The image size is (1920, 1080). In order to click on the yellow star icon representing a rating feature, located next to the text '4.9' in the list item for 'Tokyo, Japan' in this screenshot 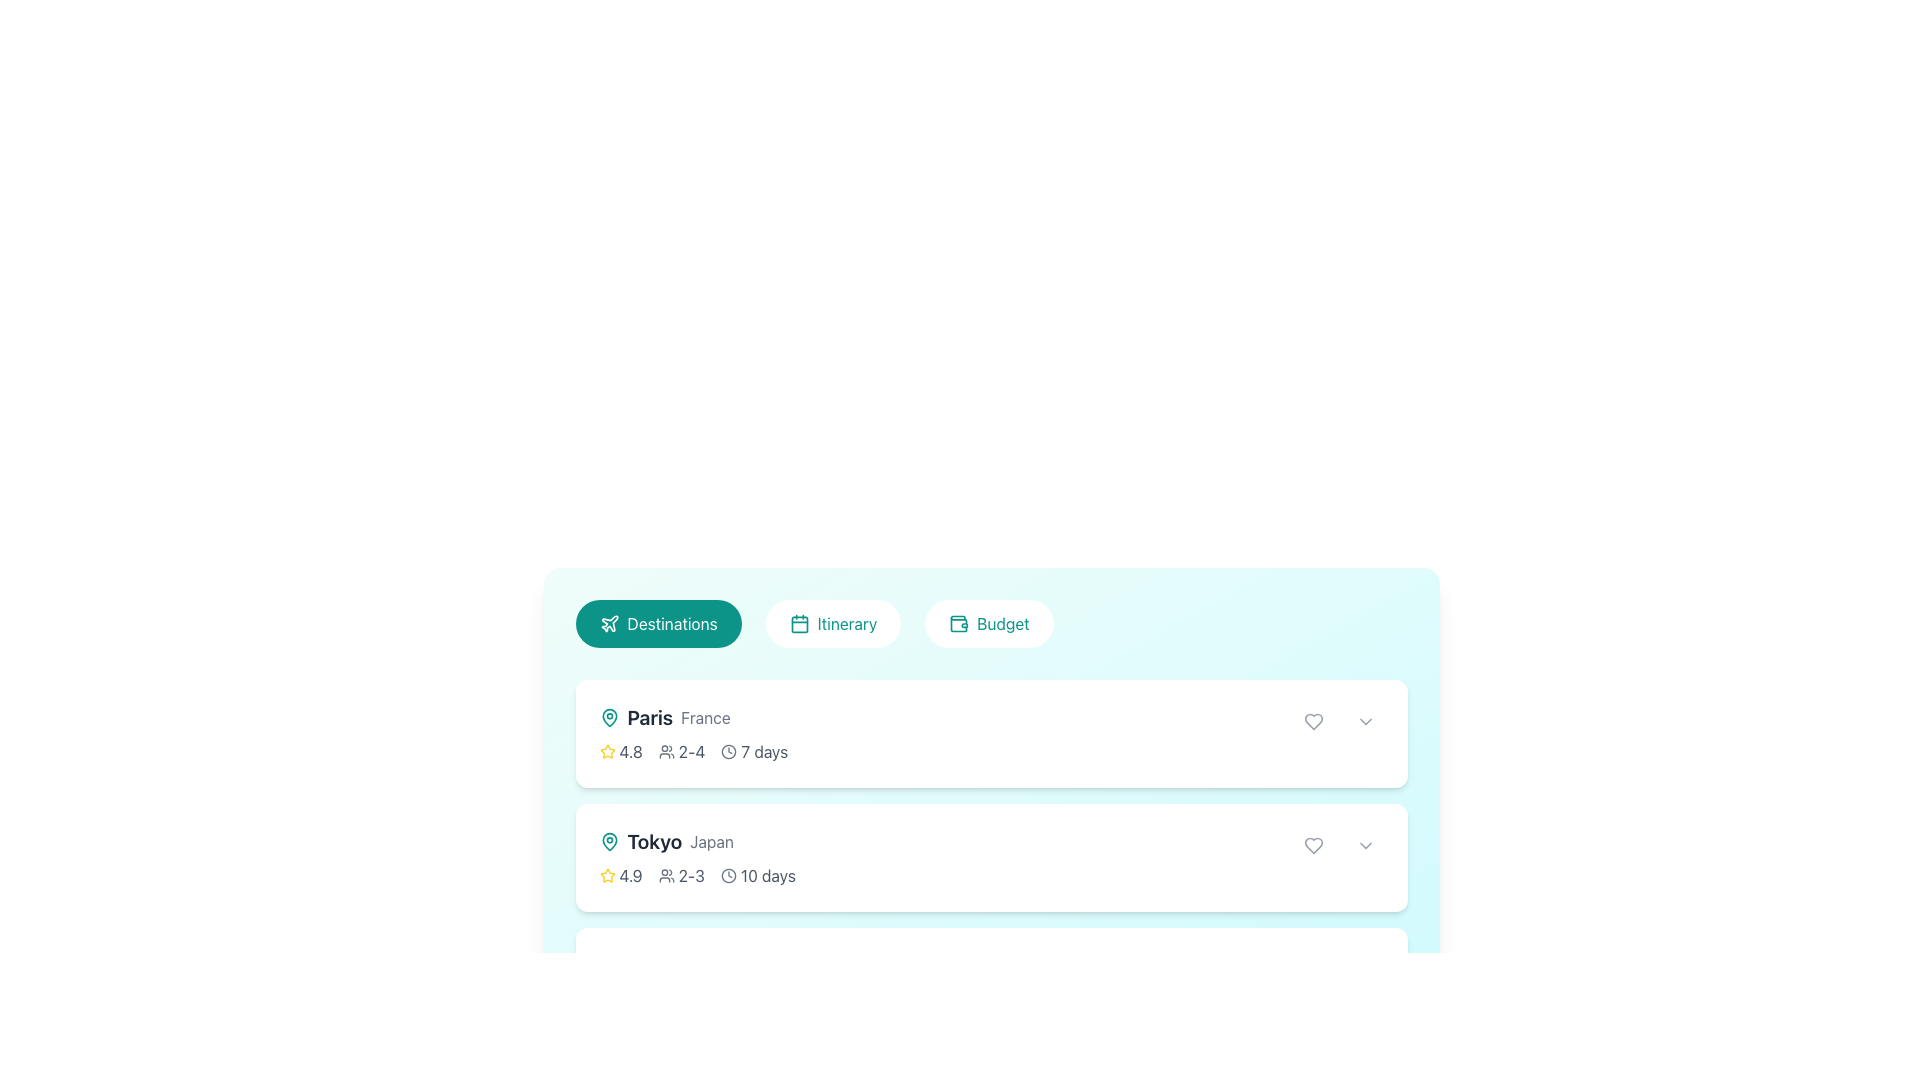, I will do `click(606, 874)`.